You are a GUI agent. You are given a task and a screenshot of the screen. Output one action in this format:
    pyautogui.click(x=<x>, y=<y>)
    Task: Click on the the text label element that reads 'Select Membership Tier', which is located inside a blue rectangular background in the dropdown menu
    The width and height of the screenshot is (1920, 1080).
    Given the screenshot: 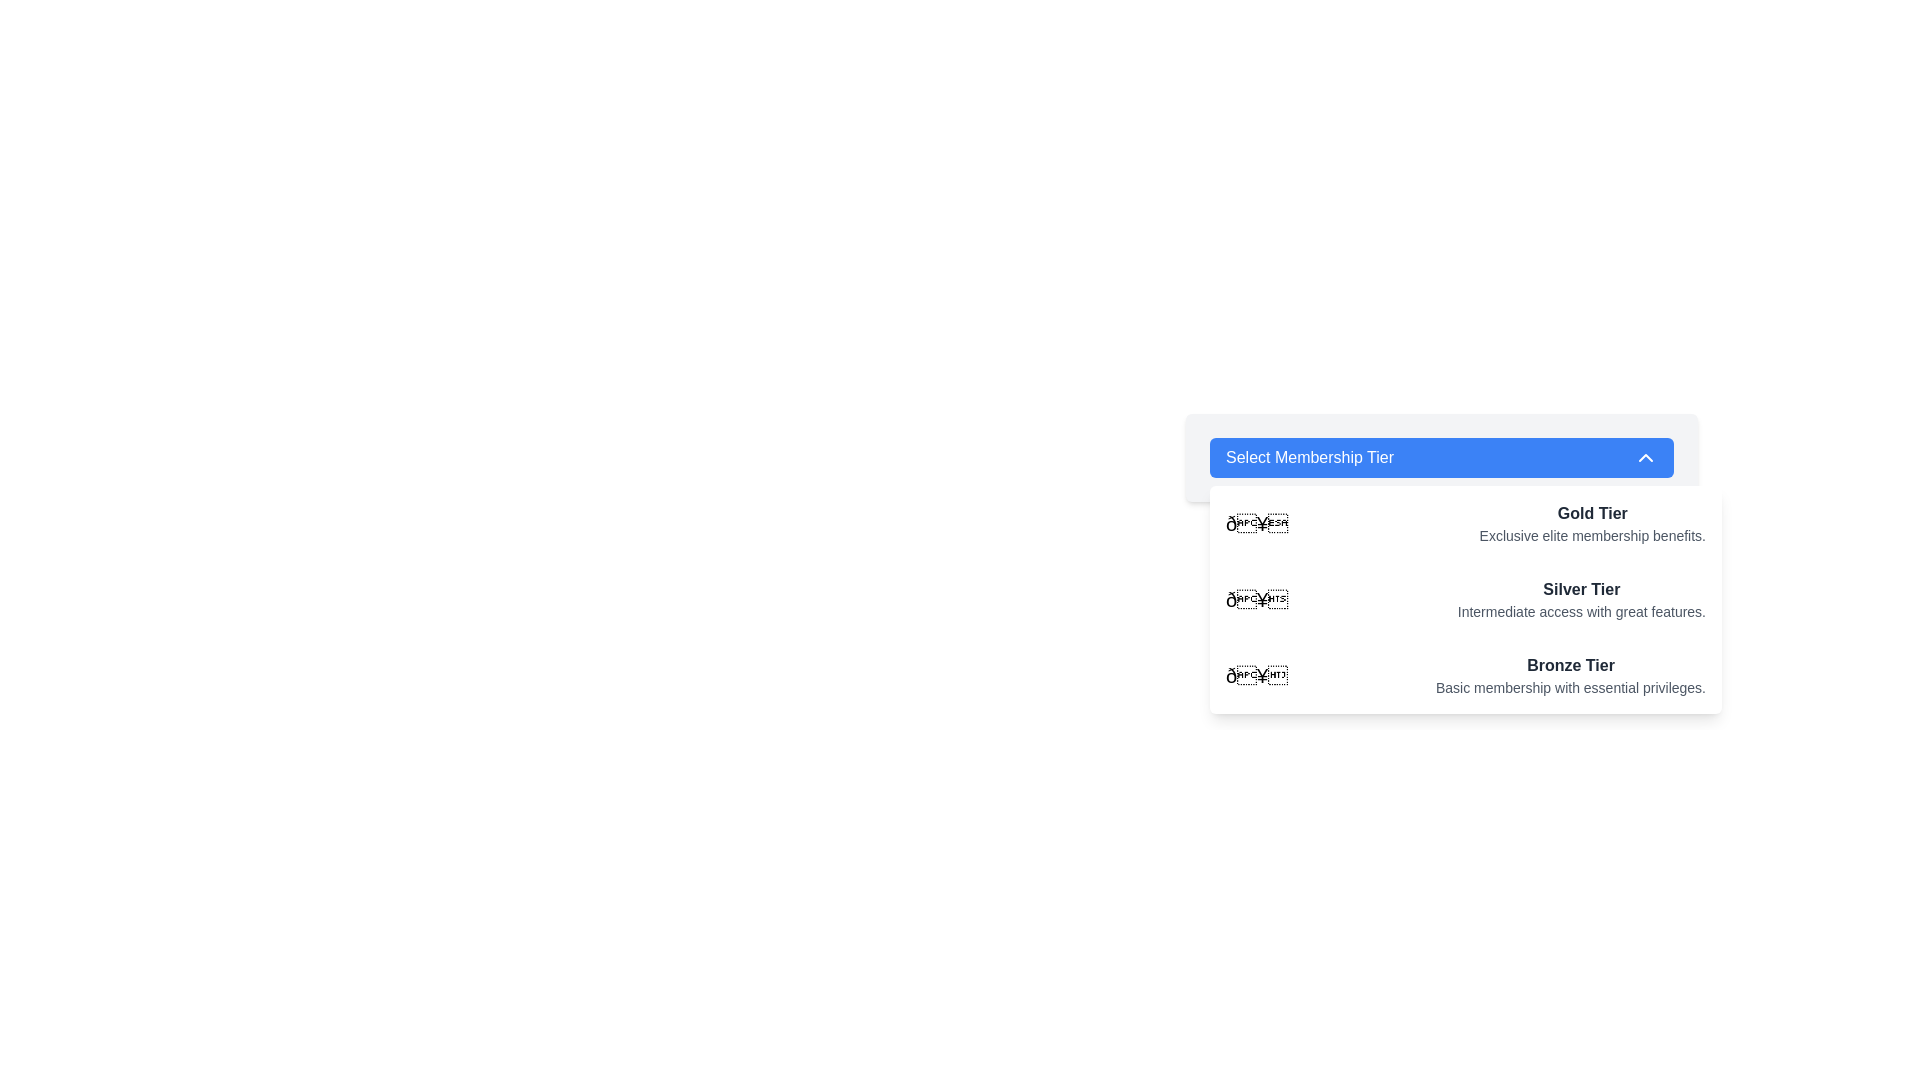 What is the action you would take?
    pyautogui.click(x=1310, y=458)
    